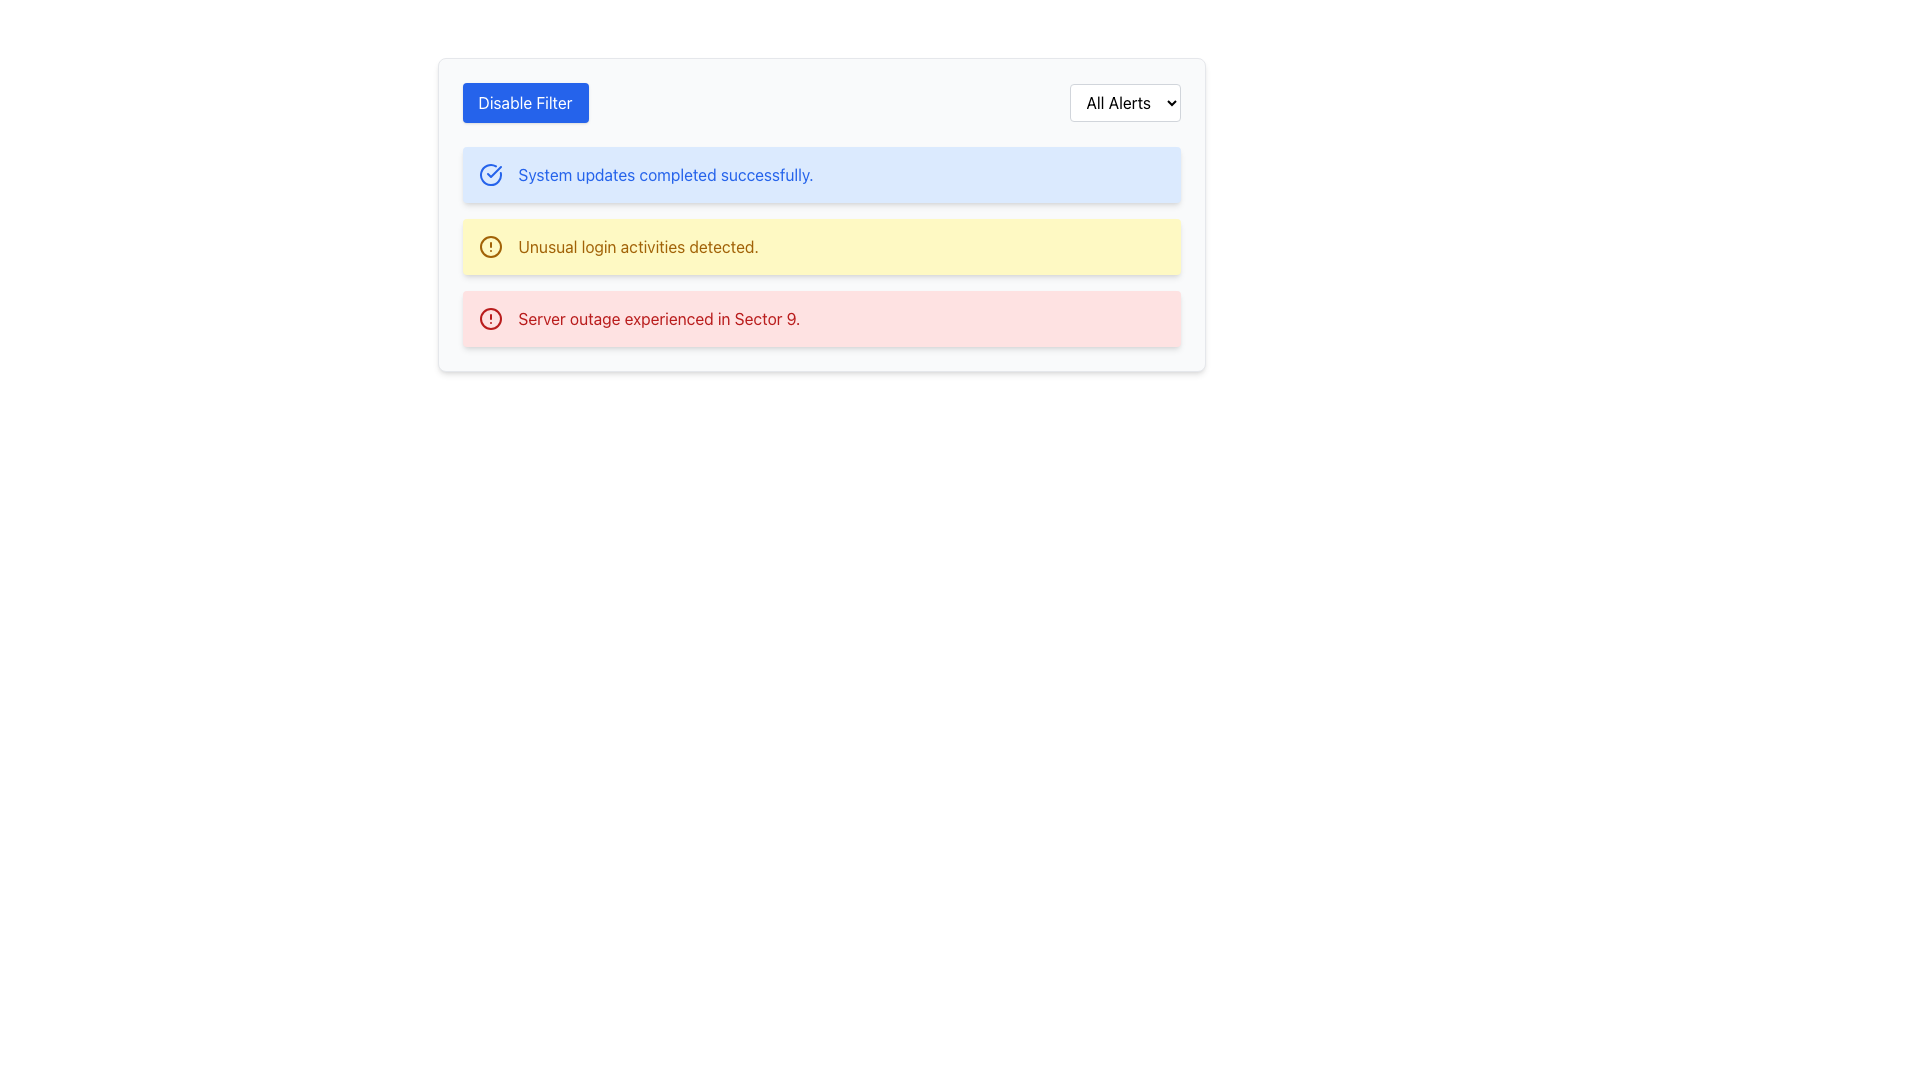 This screenshot has height=1080, width=1920. I want to click on text of the notification alert card with a light red background and red text stating 'Server outage experienced in Sector 9.', so click(821, 318).